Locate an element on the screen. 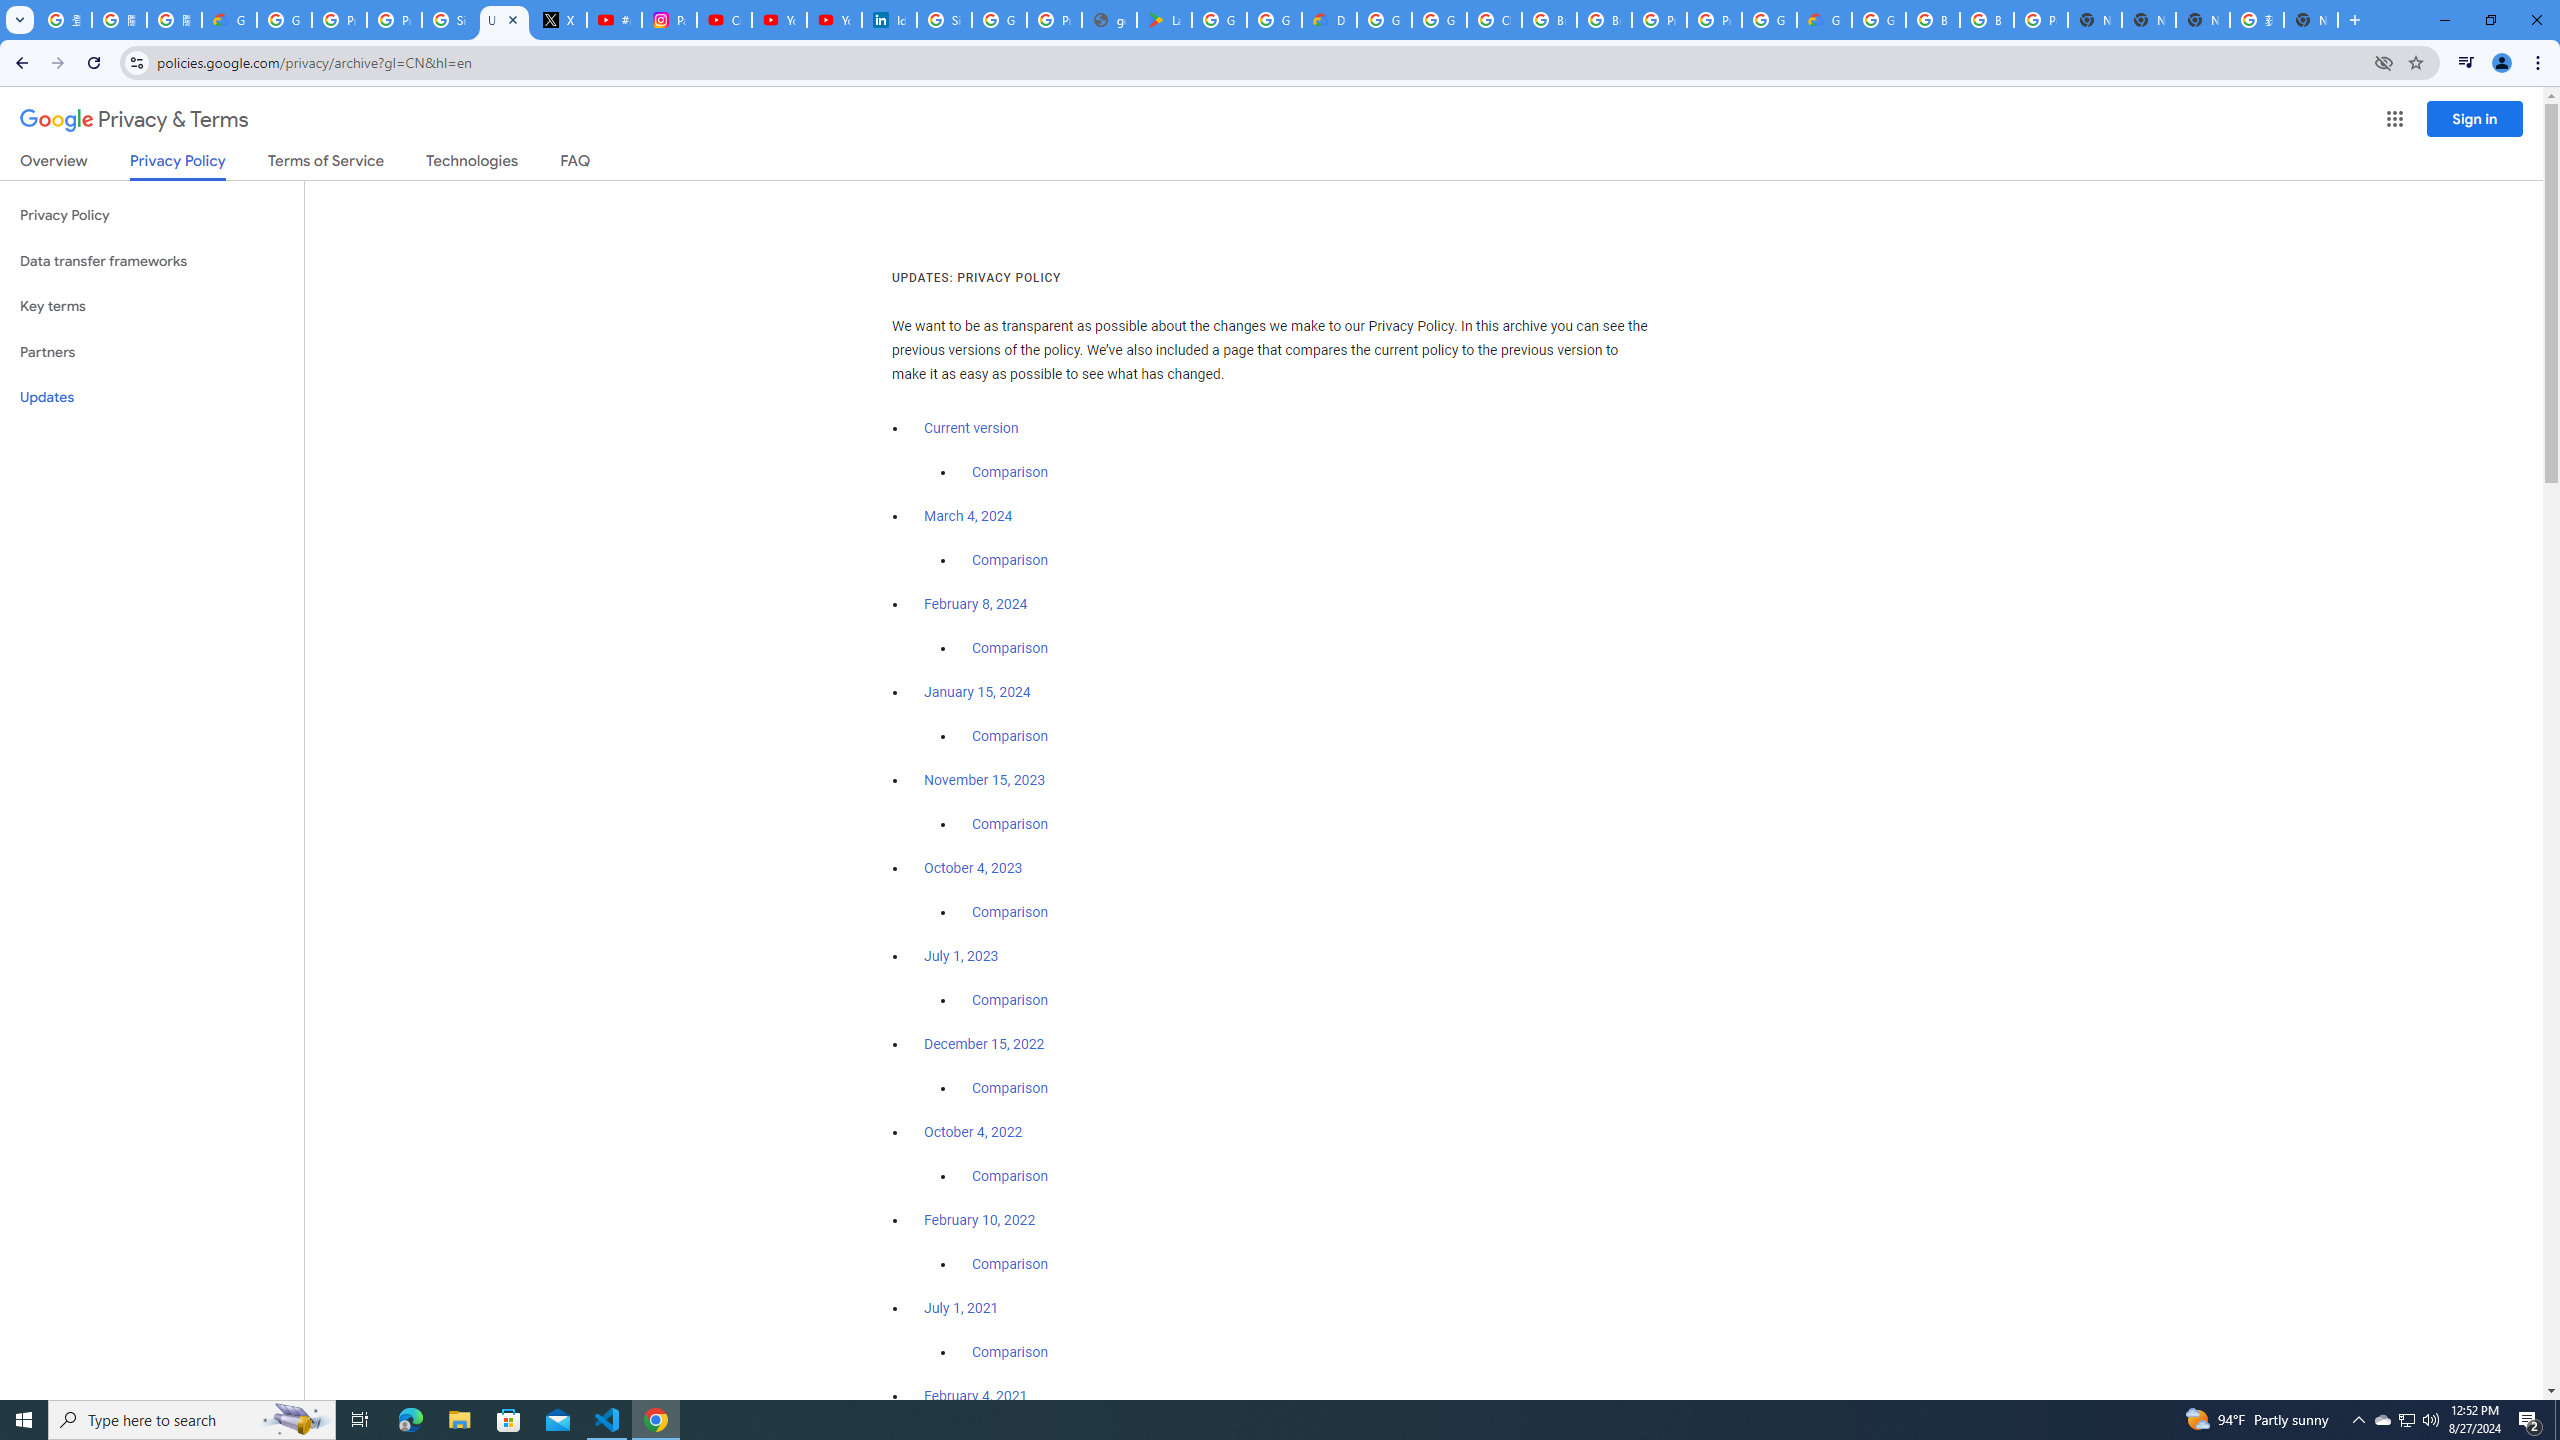  'Google Cloud Privacy Notice' is located at coordinates (228, 19).